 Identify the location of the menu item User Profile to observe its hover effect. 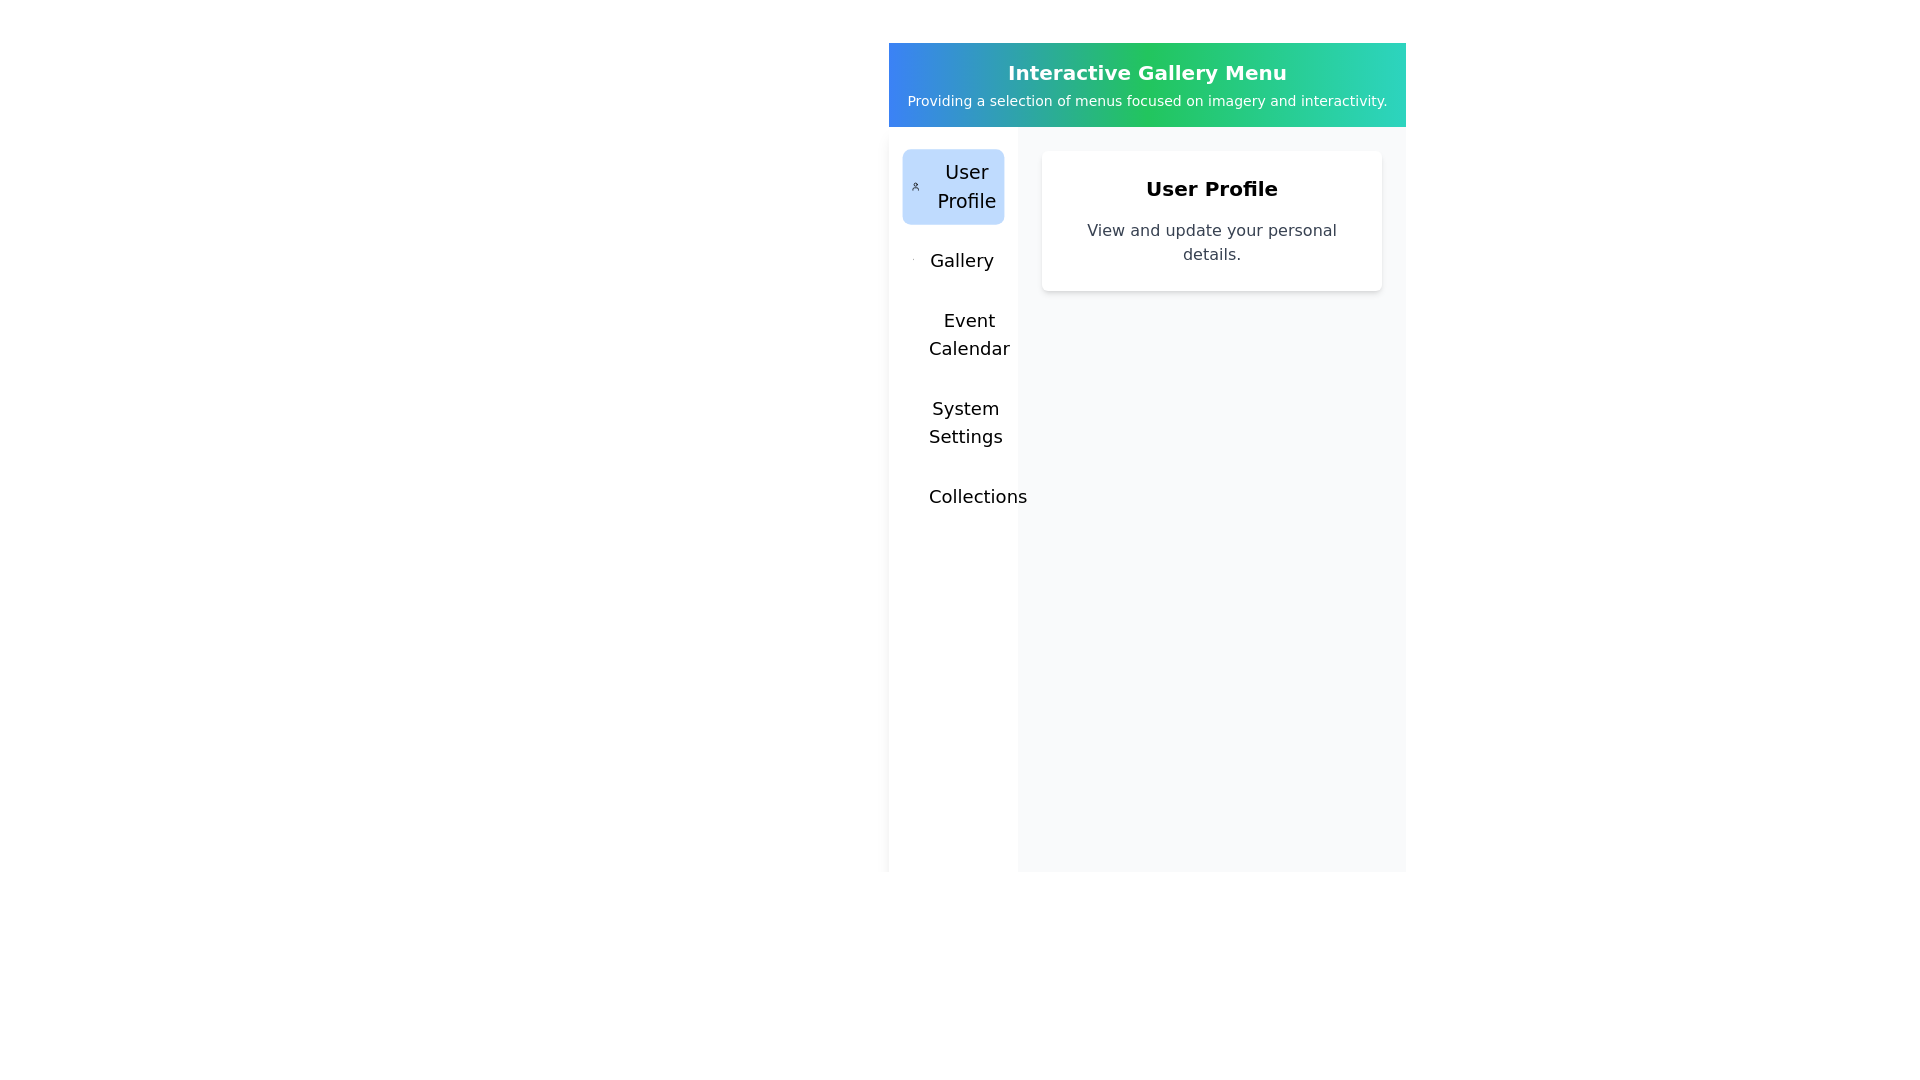
(952, 186).